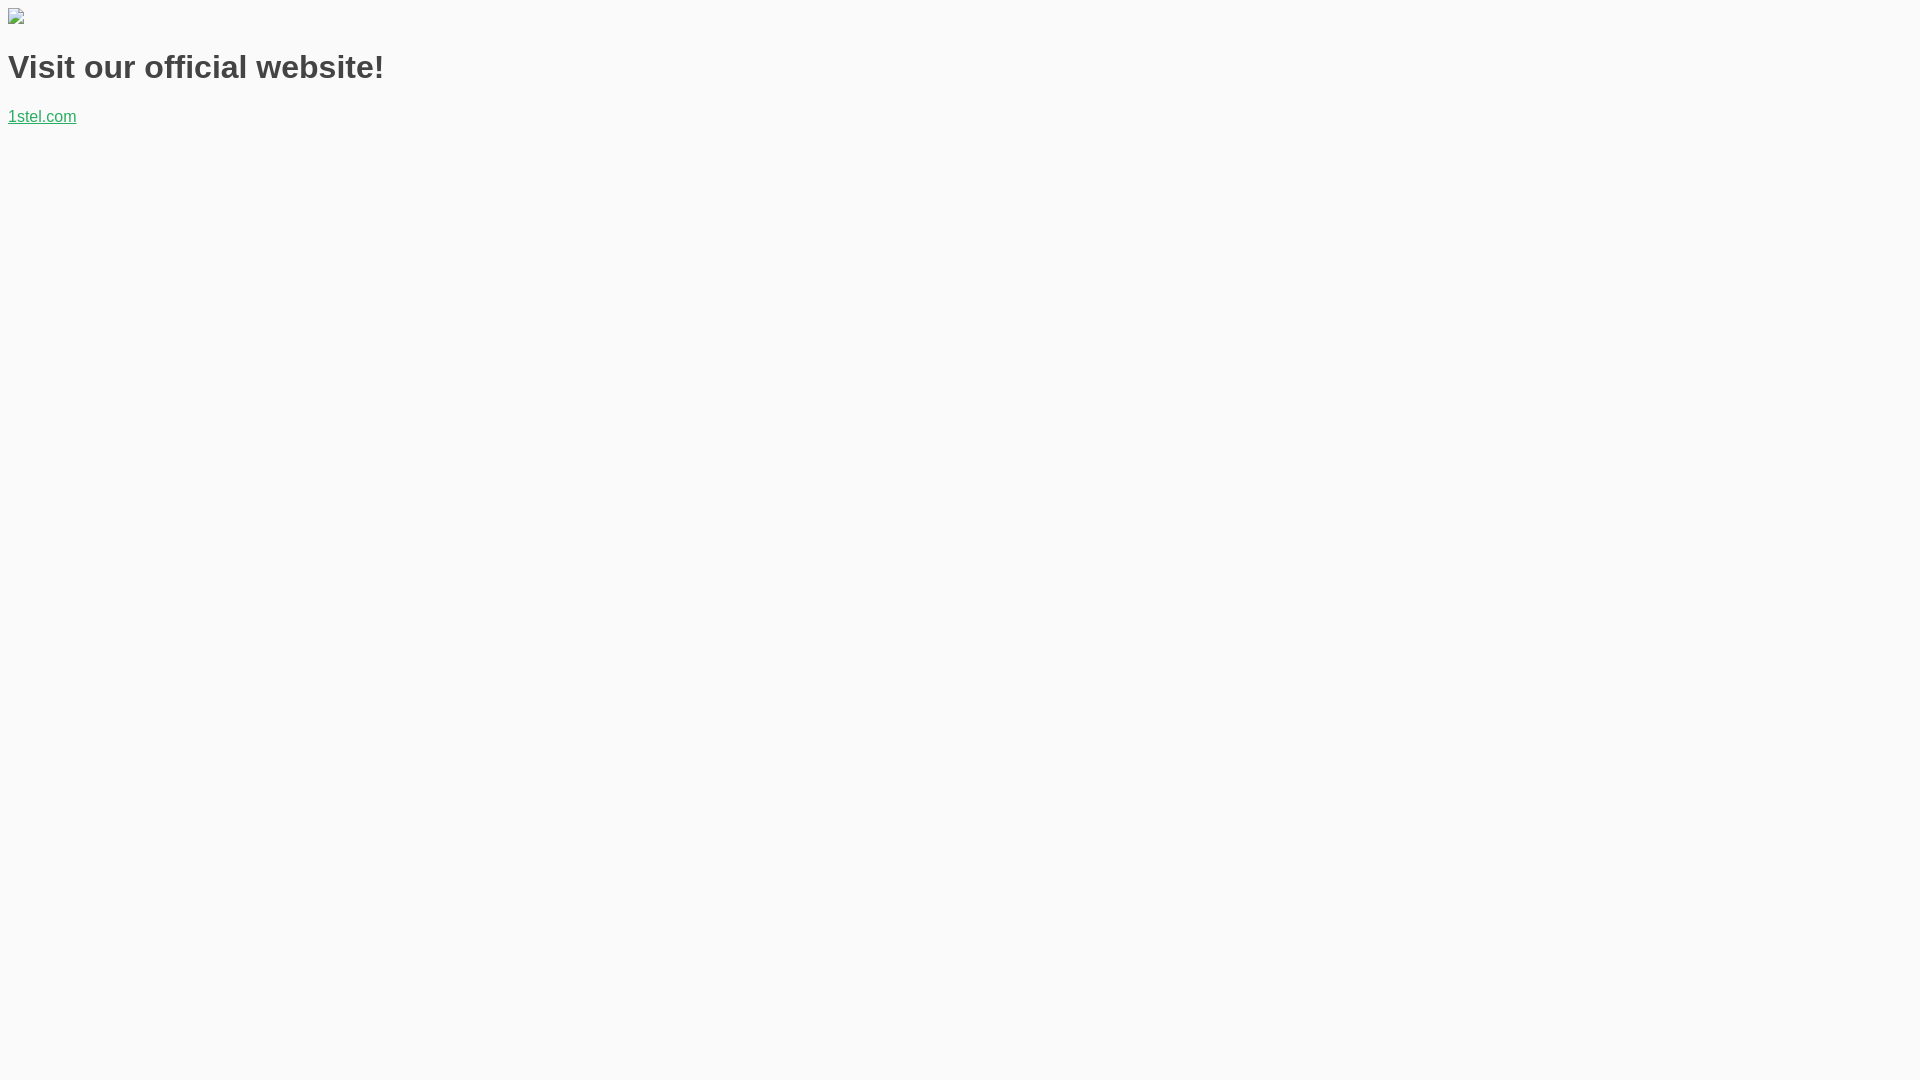 This screenshot has width=1920, height=1080. Describe the element at coordinates (8, 116) in the screenshot. I see `'1stel.com'` at that location.